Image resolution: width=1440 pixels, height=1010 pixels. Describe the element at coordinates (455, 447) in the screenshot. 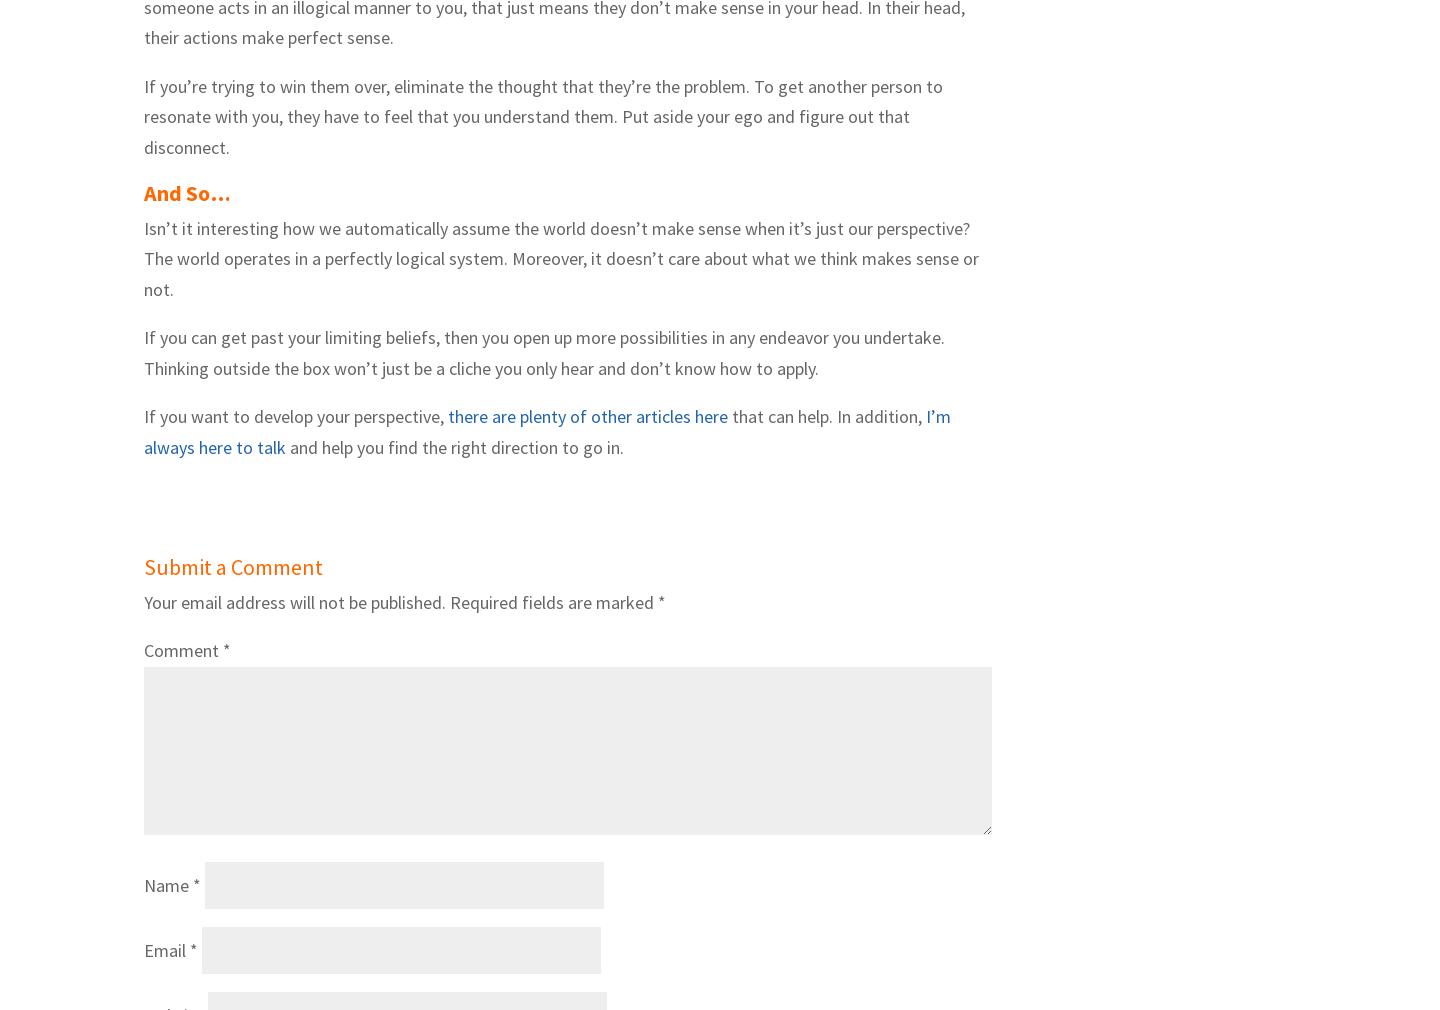

I see `'and help you find the right direction to go in.'` at that location.